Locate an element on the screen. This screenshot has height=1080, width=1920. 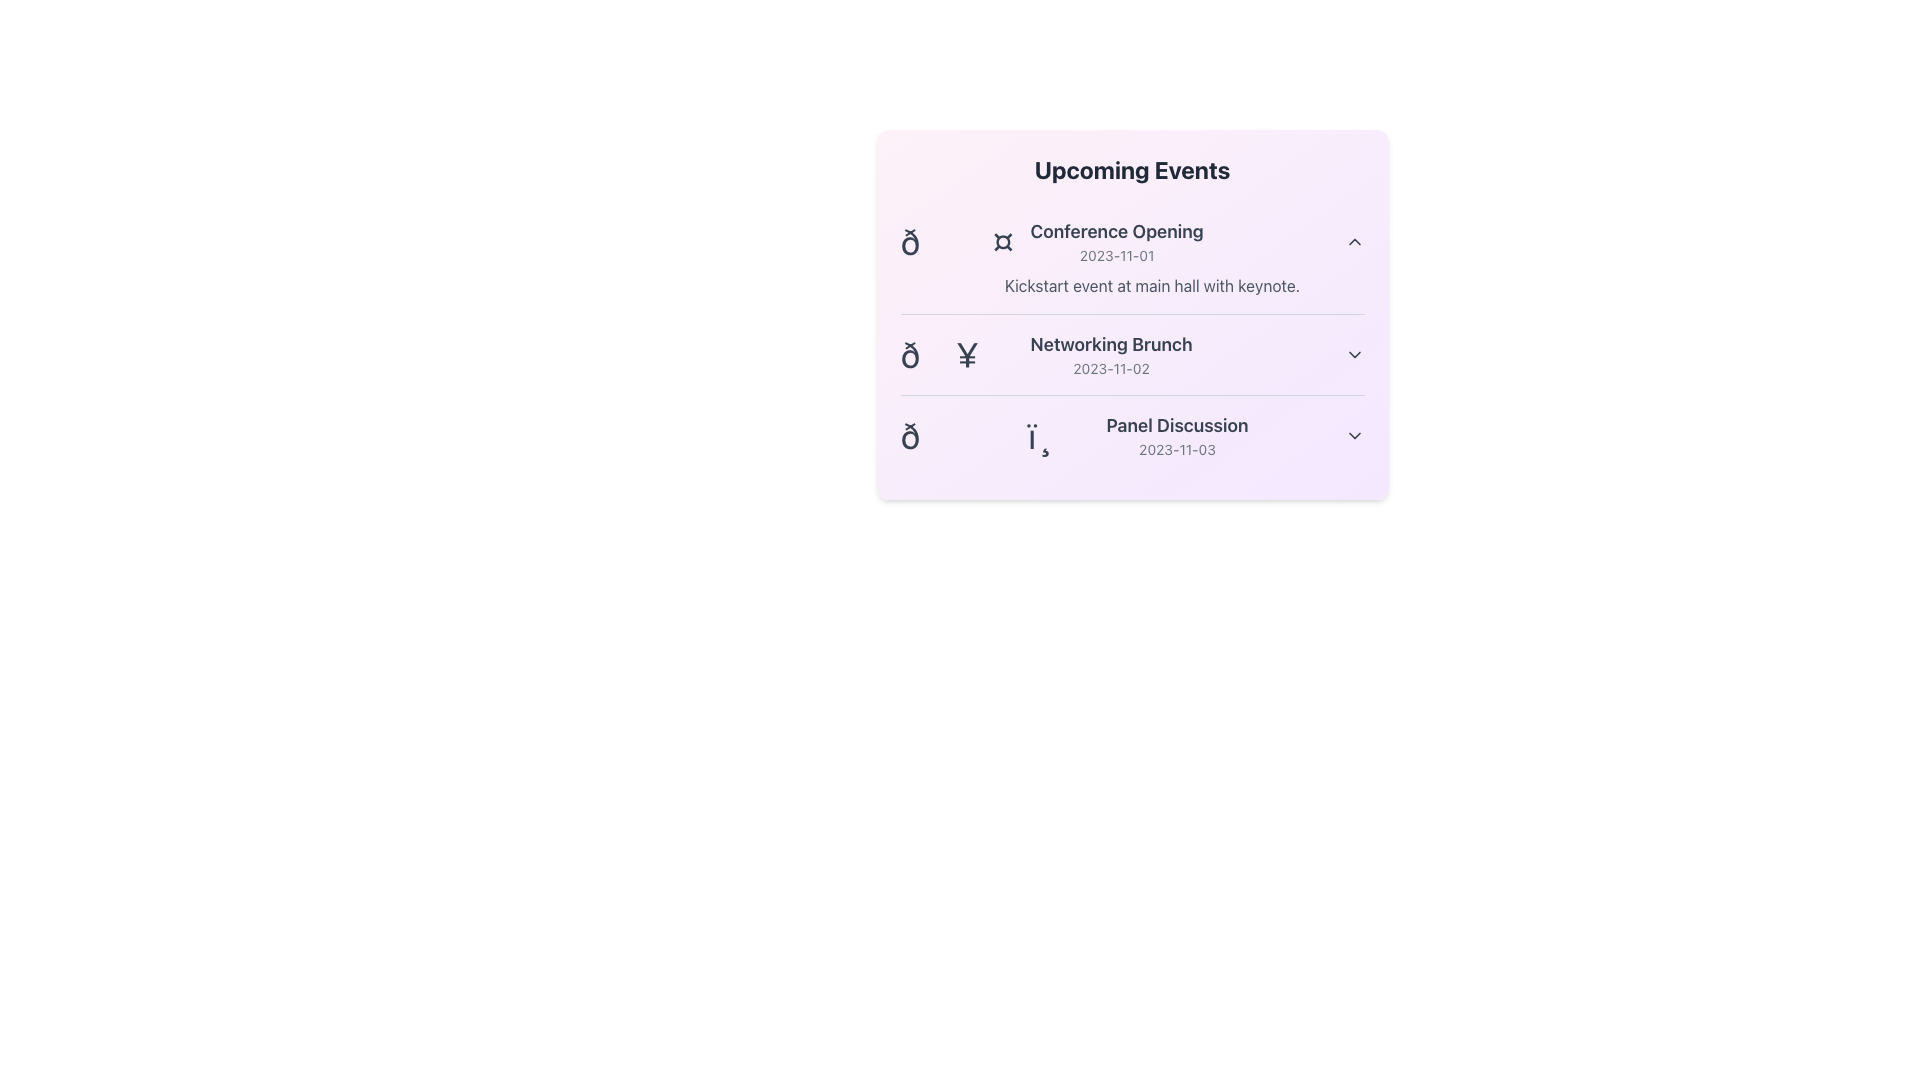
the text element titled 'Panel Discussion' with the date '2023-11-03' located in the third row of the 'Upcoming Events' list is located at coordinates (1177, 434).